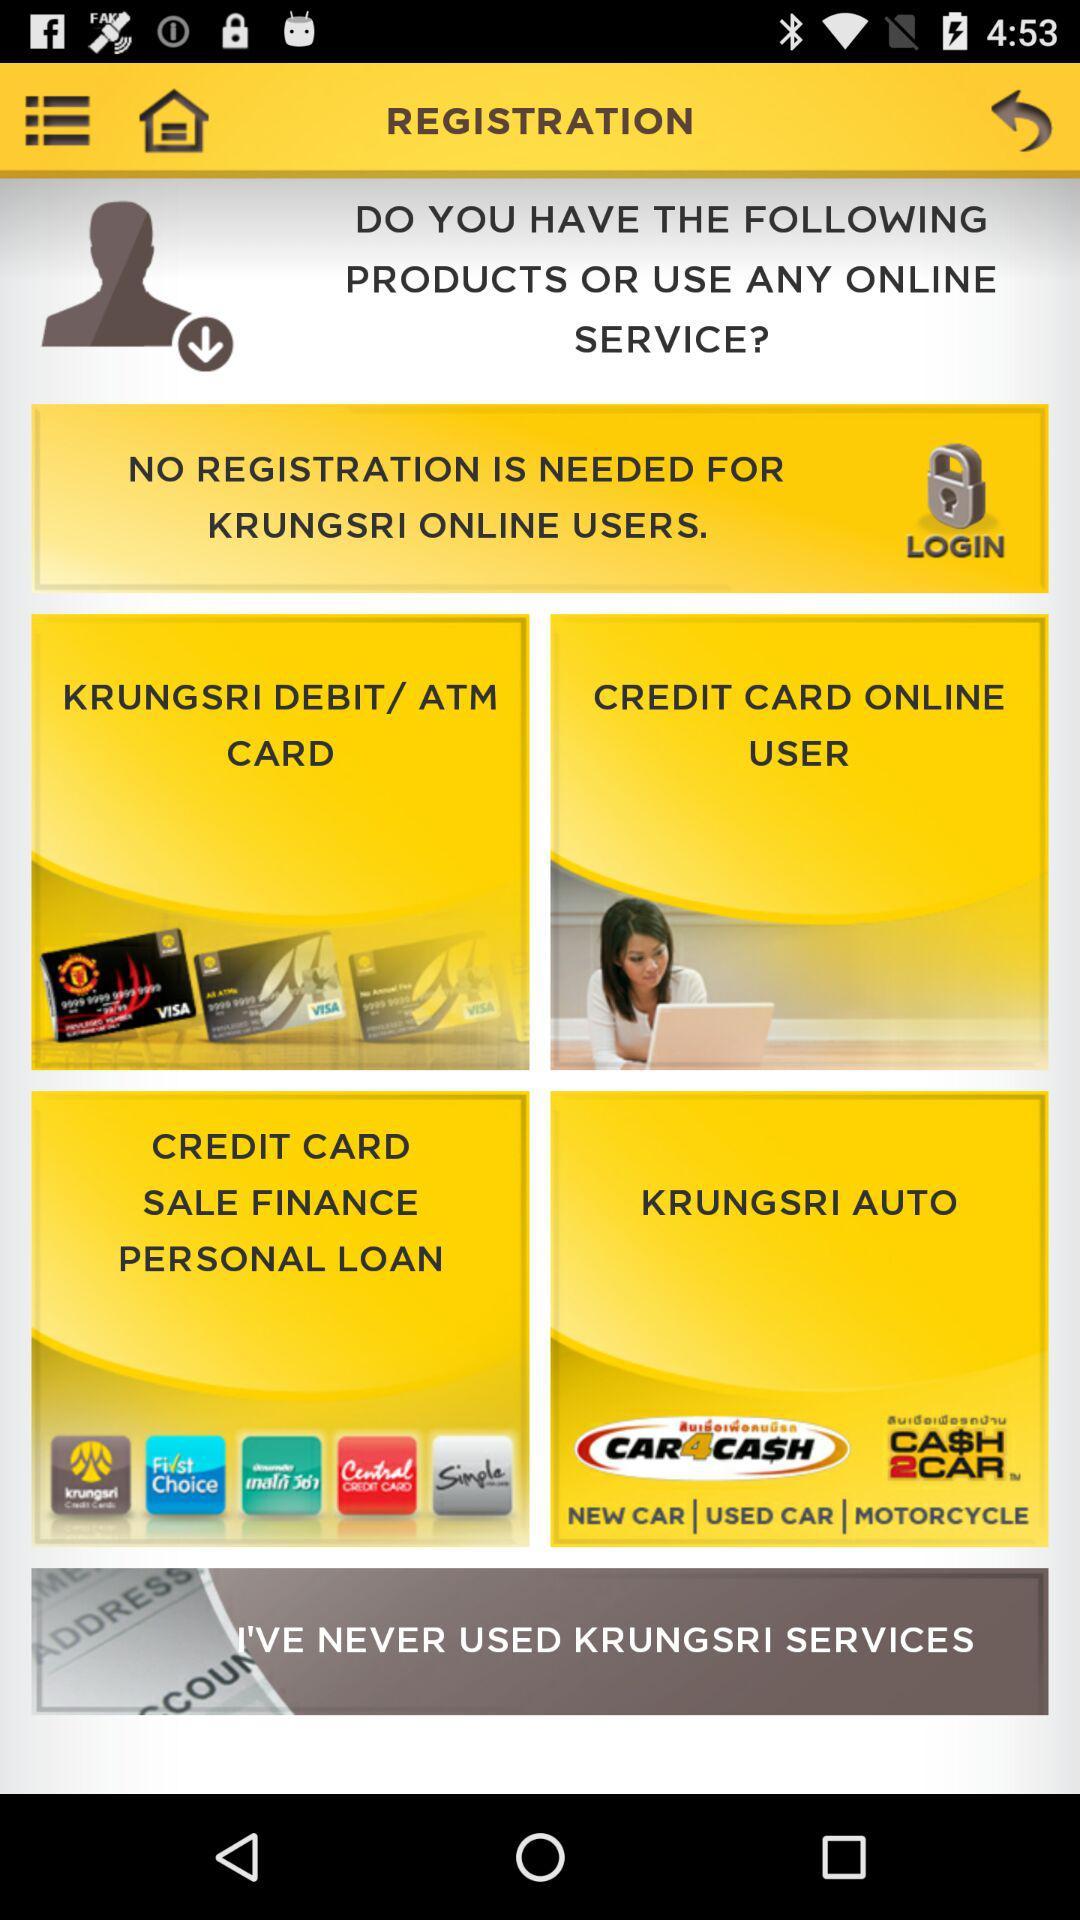 The height and width of the screenshot is (1920, 1080). What do you see at coordinates (280, 842) in the screenshot?
I see `logo` at bounding box center [280, 842].